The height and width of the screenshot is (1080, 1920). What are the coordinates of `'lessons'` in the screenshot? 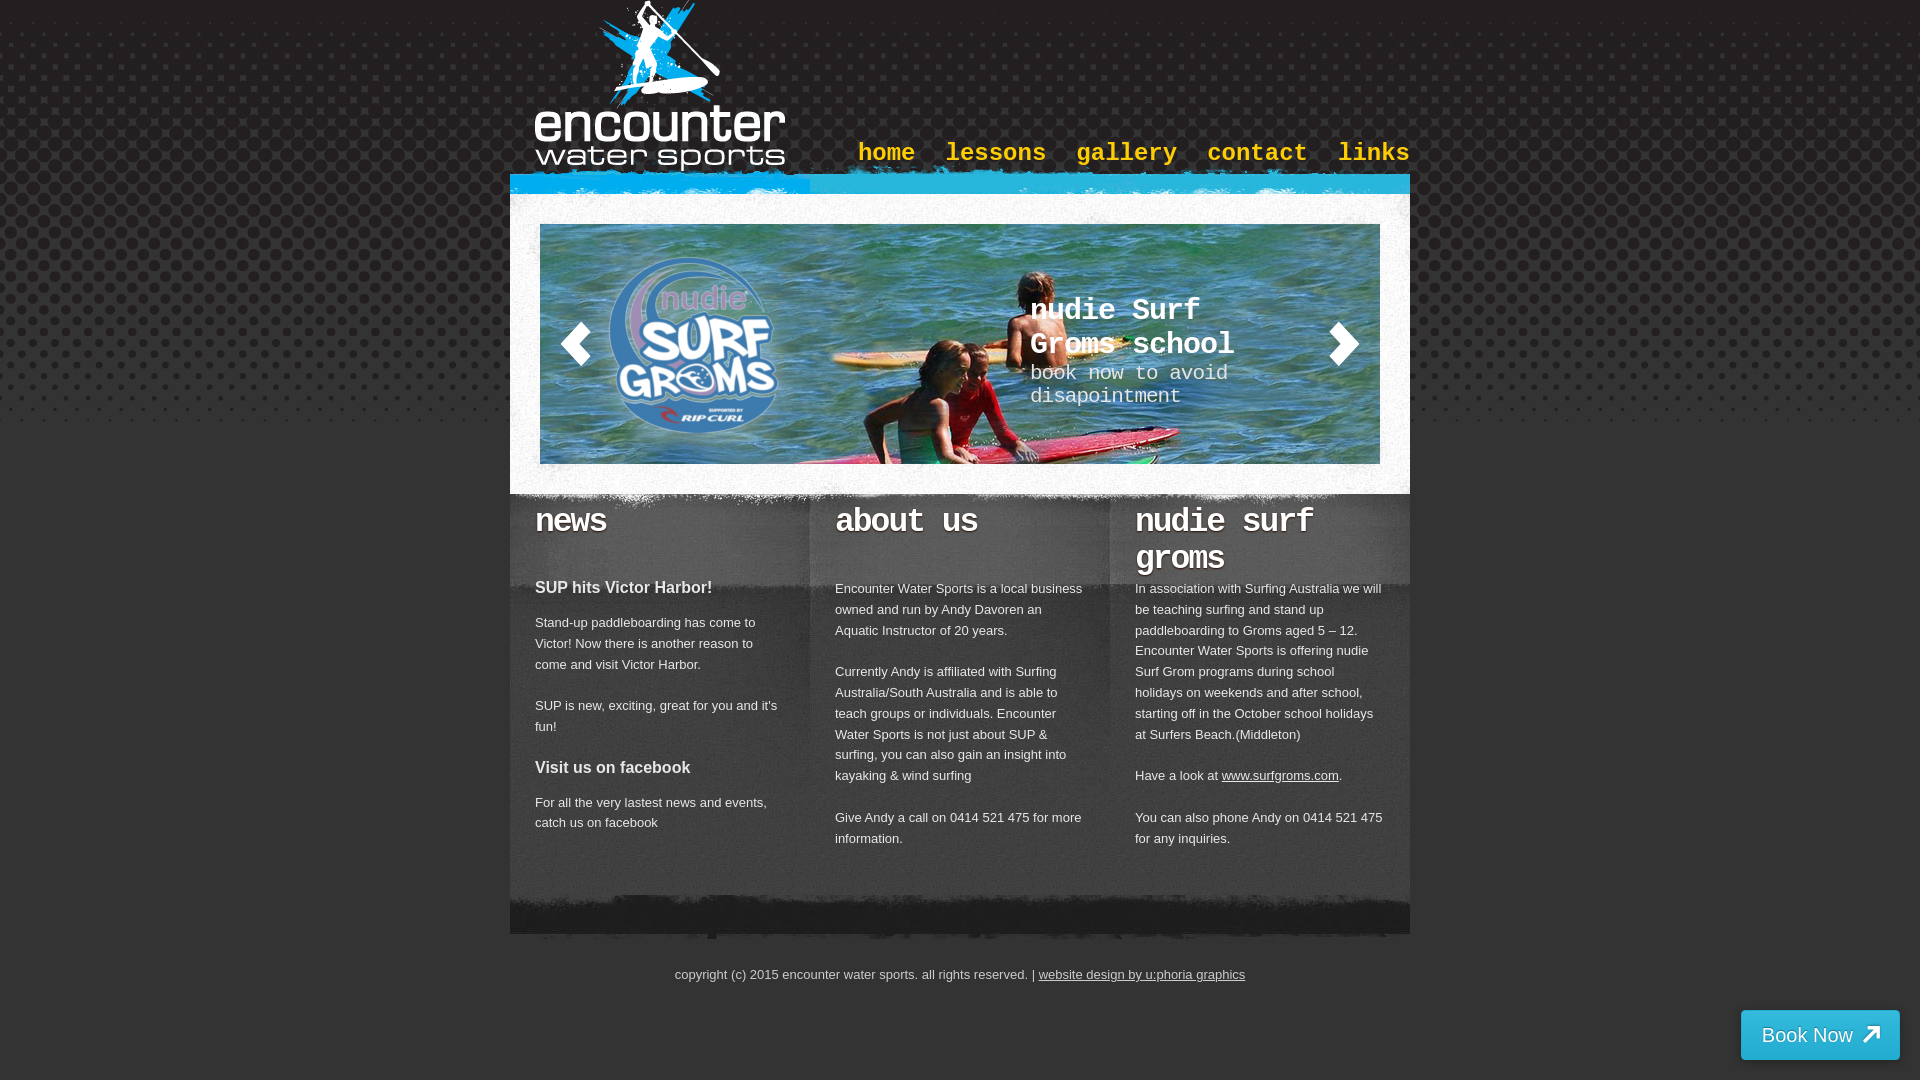 It's located at (944, 152).